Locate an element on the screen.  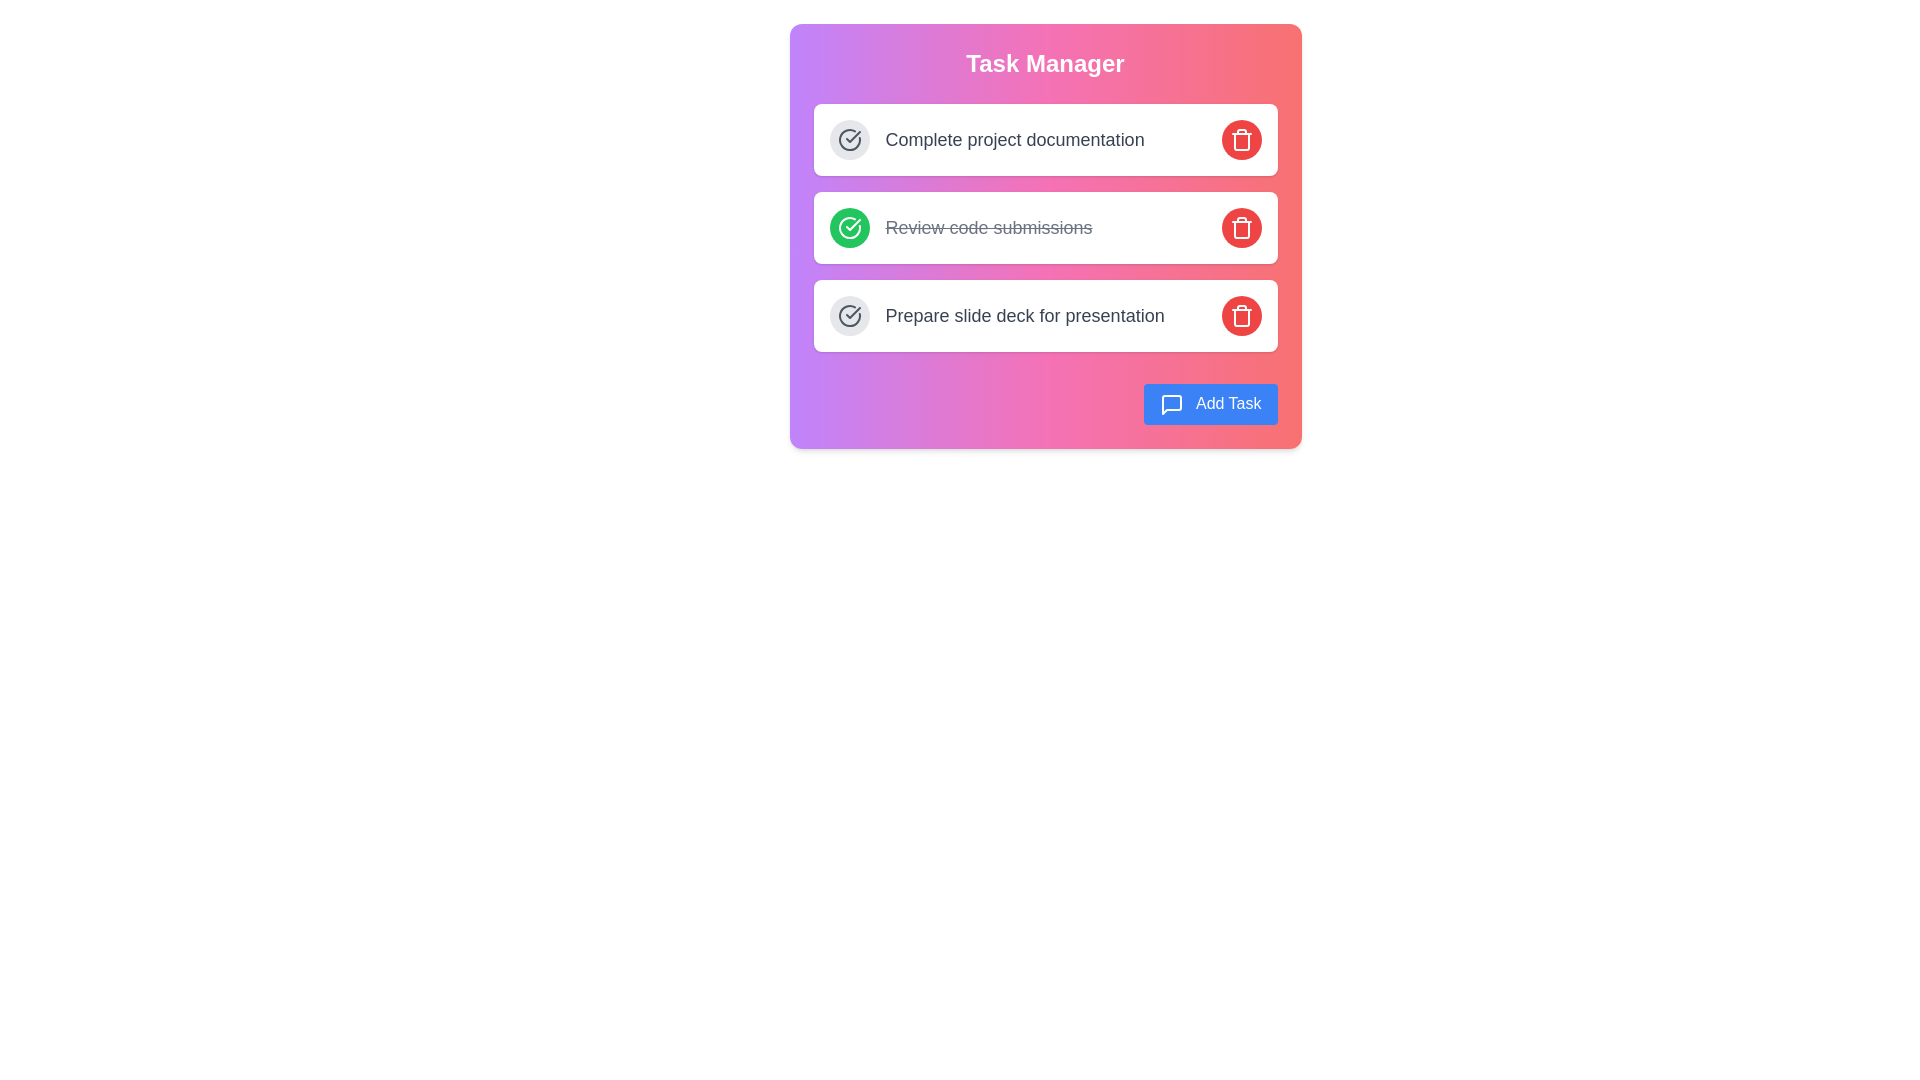
the circular completion status icon with a checkmark in the center is located at coordinates (849, 315).